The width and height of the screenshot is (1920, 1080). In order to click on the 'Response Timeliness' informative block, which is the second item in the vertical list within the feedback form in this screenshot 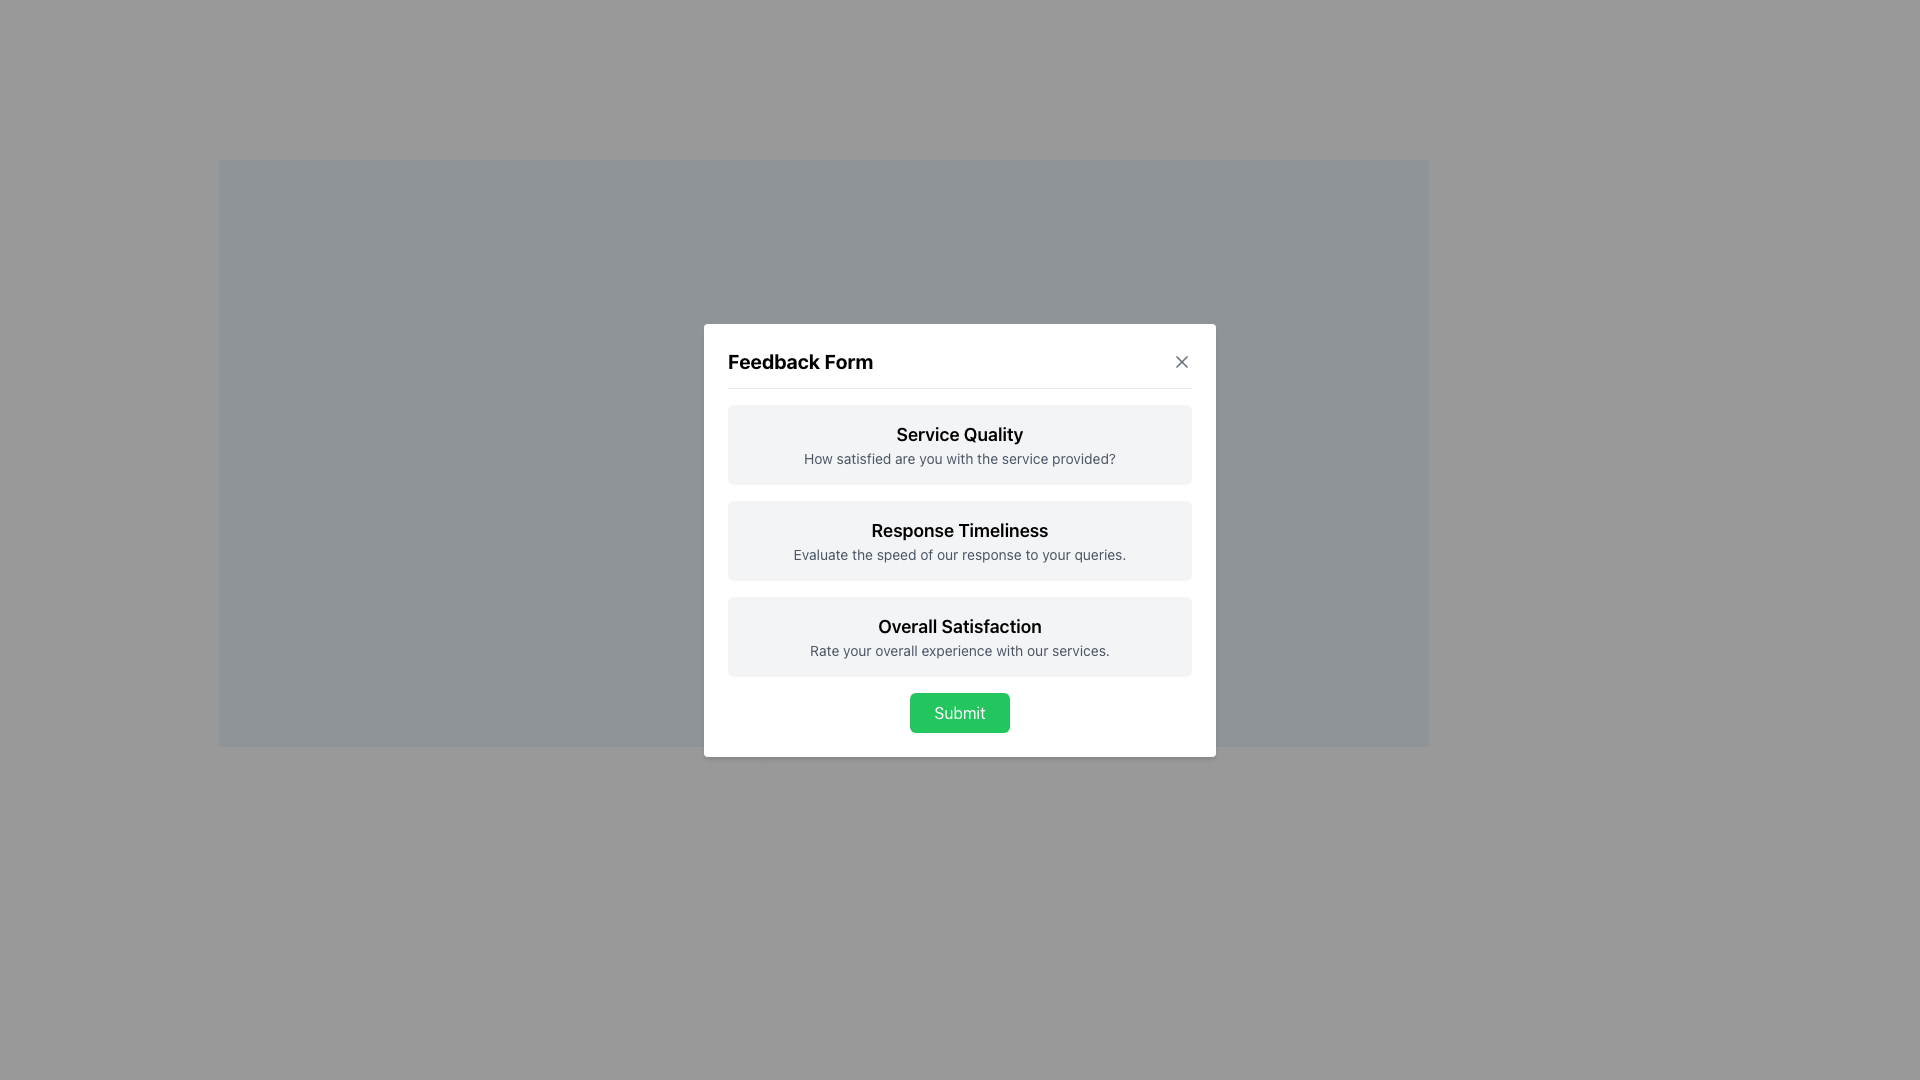, I will do `click(960, 540)`.